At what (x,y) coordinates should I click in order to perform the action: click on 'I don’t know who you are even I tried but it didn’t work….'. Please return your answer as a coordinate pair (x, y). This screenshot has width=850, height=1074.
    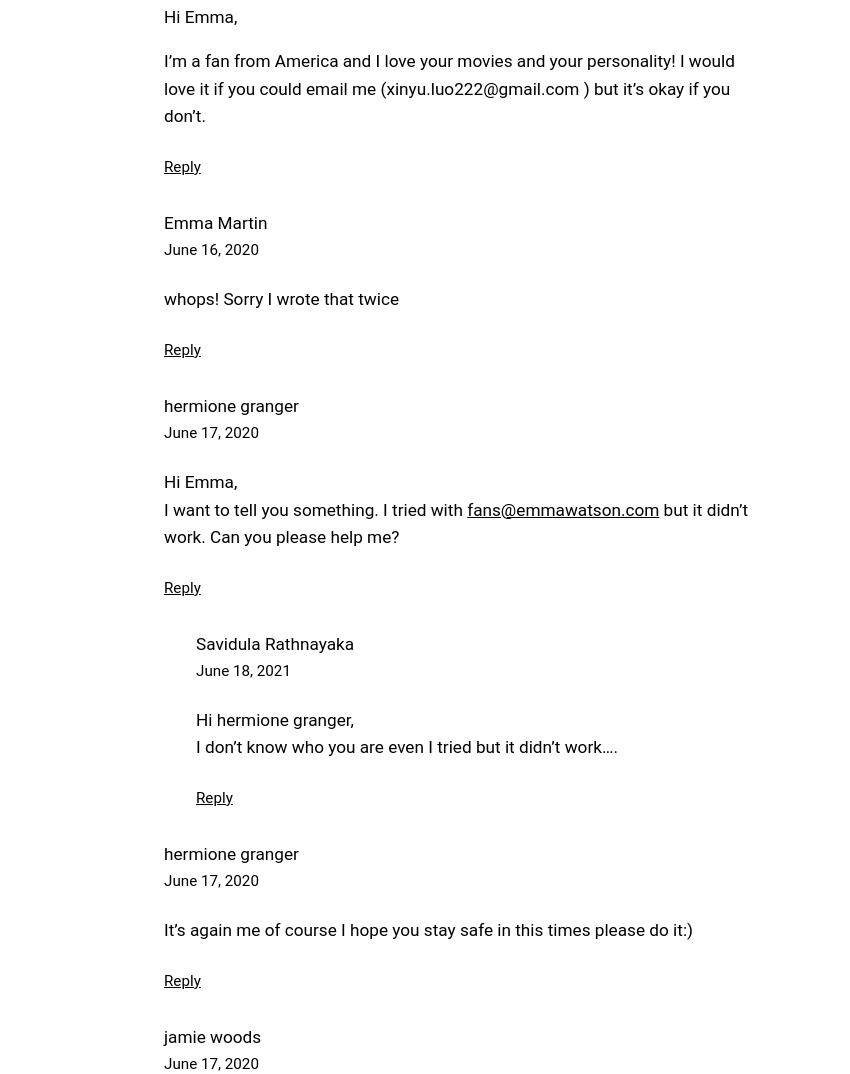
    Looking at the image, I should click on (195, 746).